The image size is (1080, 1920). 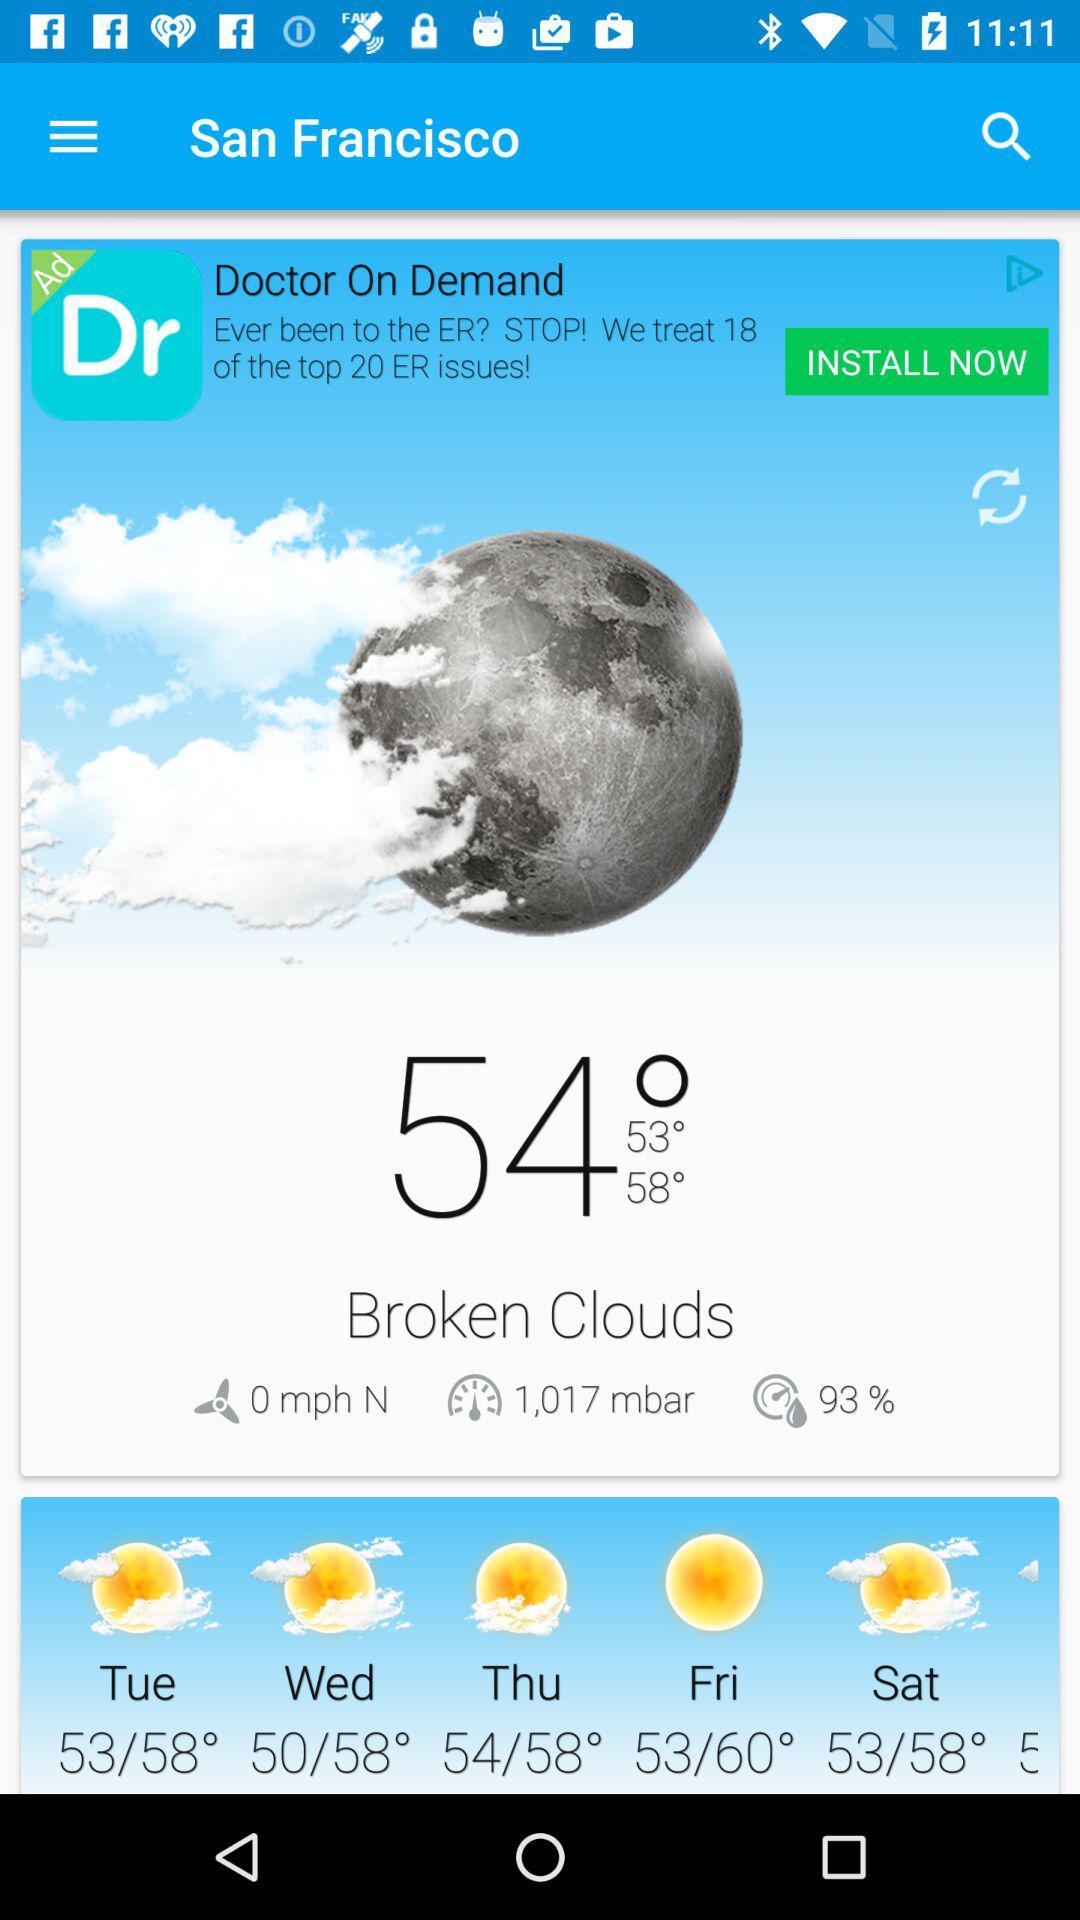 I want to click on icon to the left of san francisco item, so click(x=72, y=135).